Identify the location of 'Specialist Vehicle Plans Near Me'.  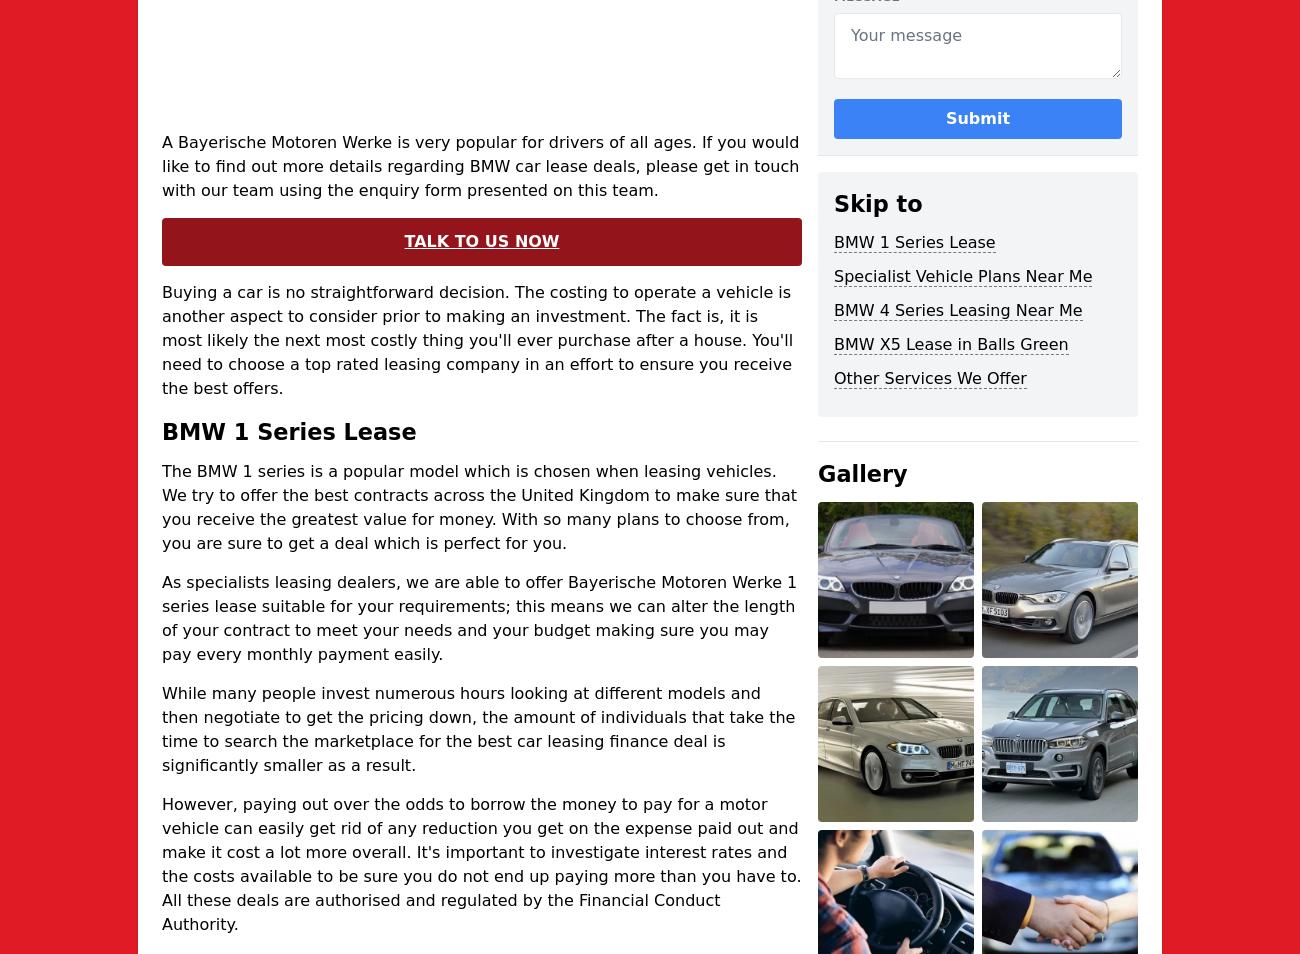
(963, 276).